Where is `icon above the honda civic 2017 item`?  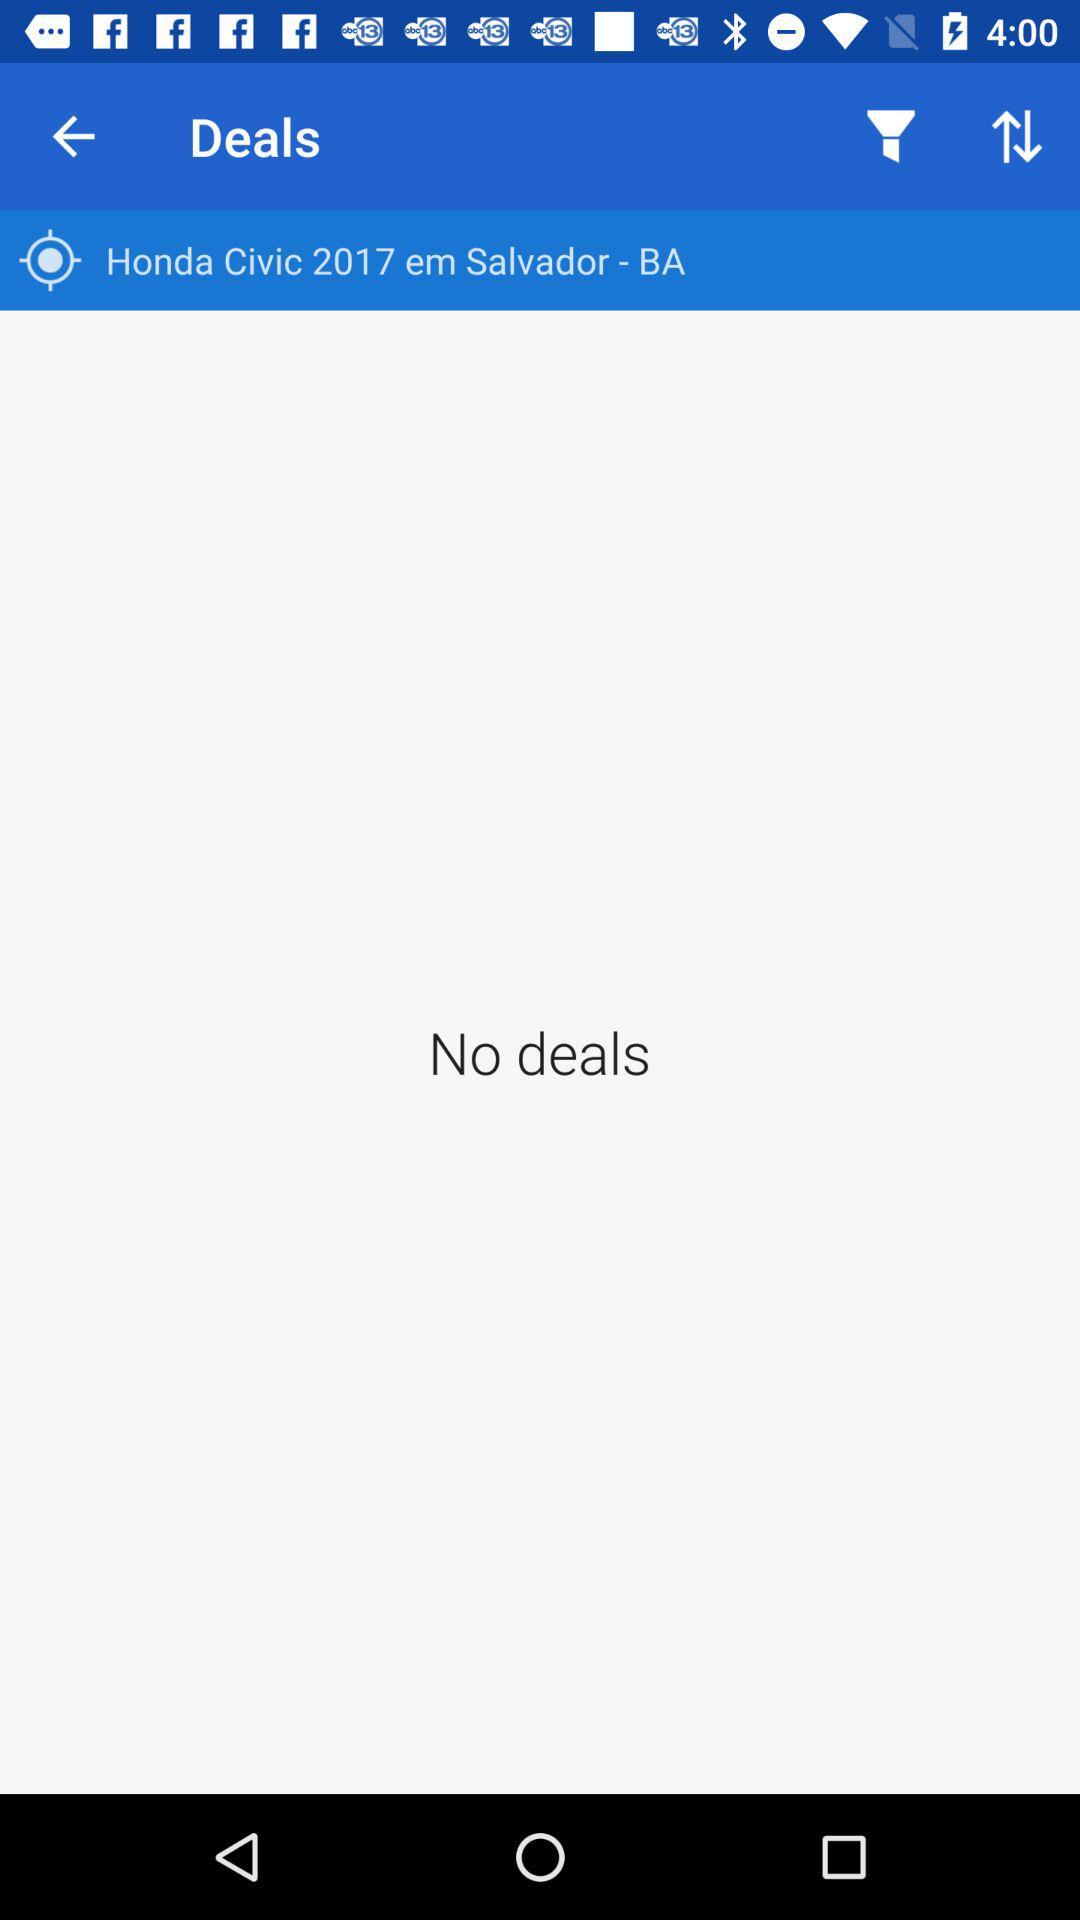 icon above the honda civic 2017 item is located at coordinates (890, 135).